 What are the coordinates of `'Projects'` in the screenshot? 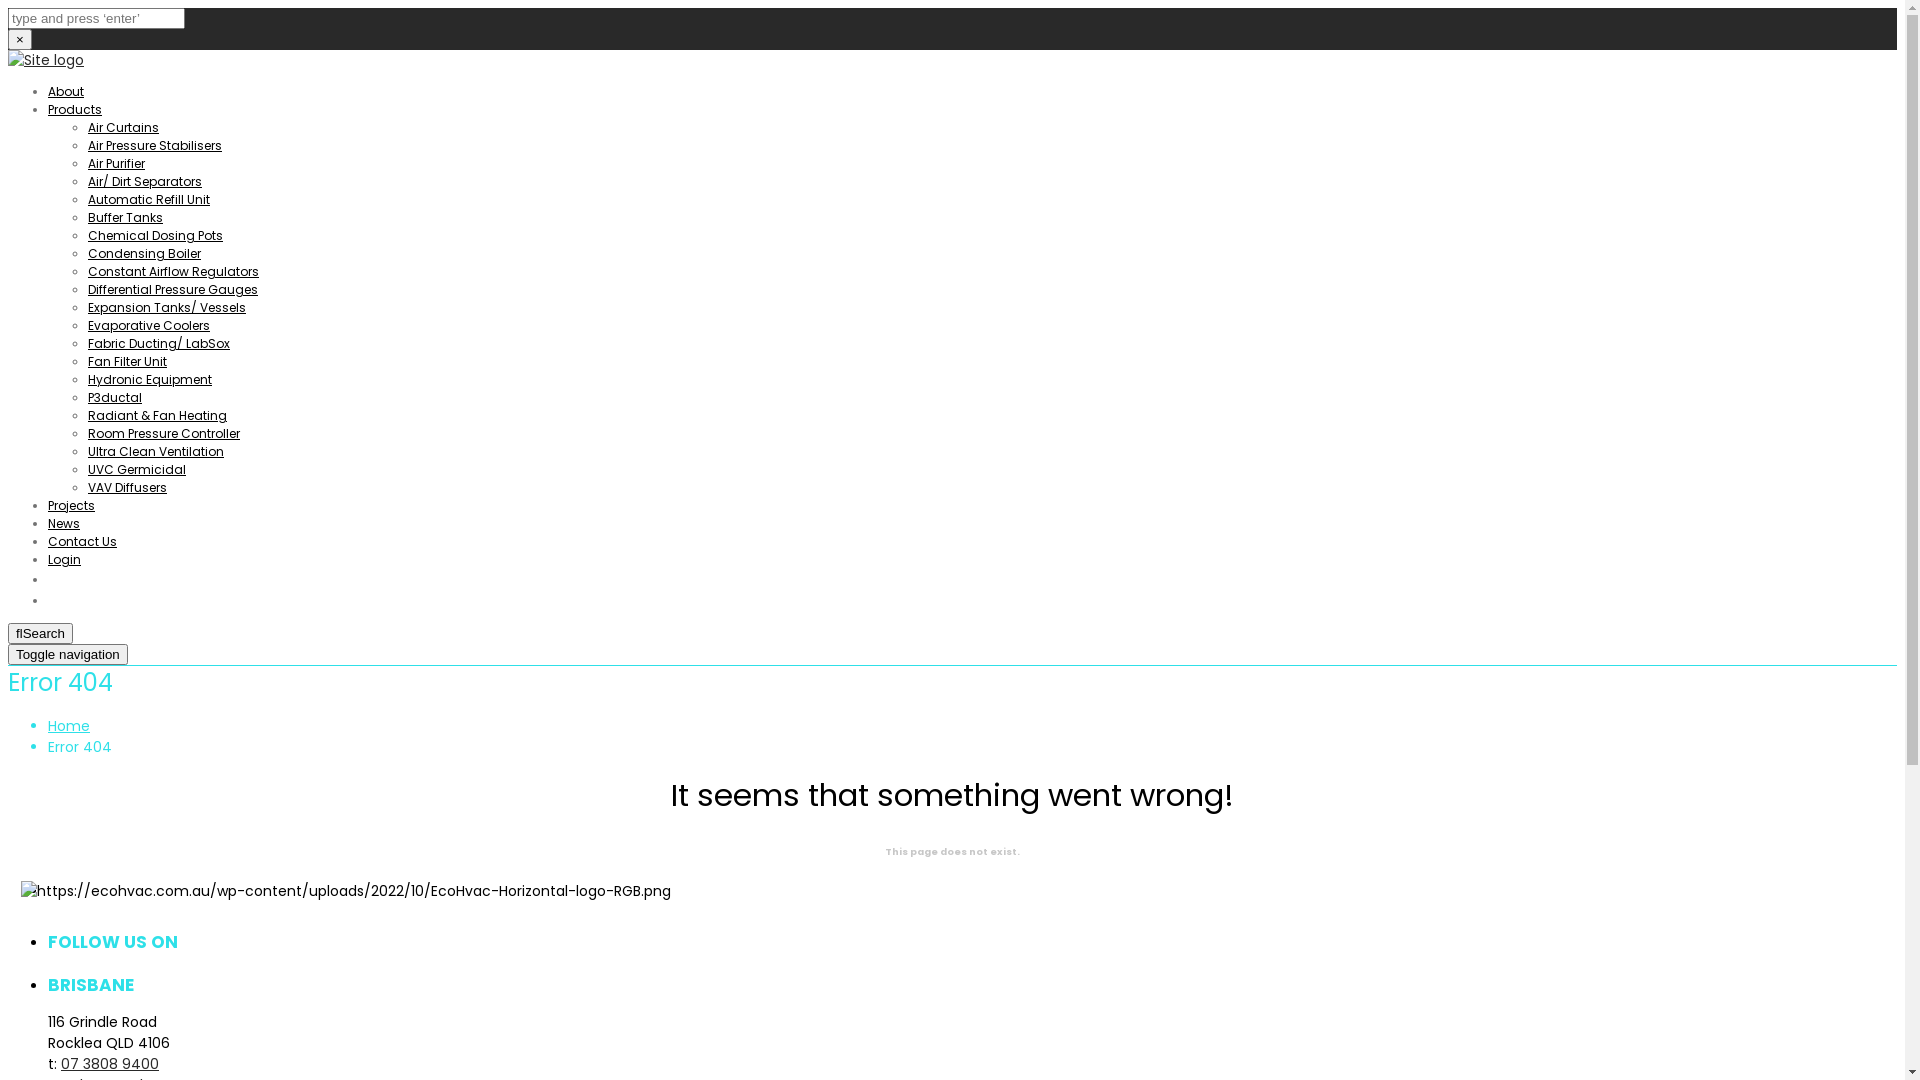 It's located at (71, 504).